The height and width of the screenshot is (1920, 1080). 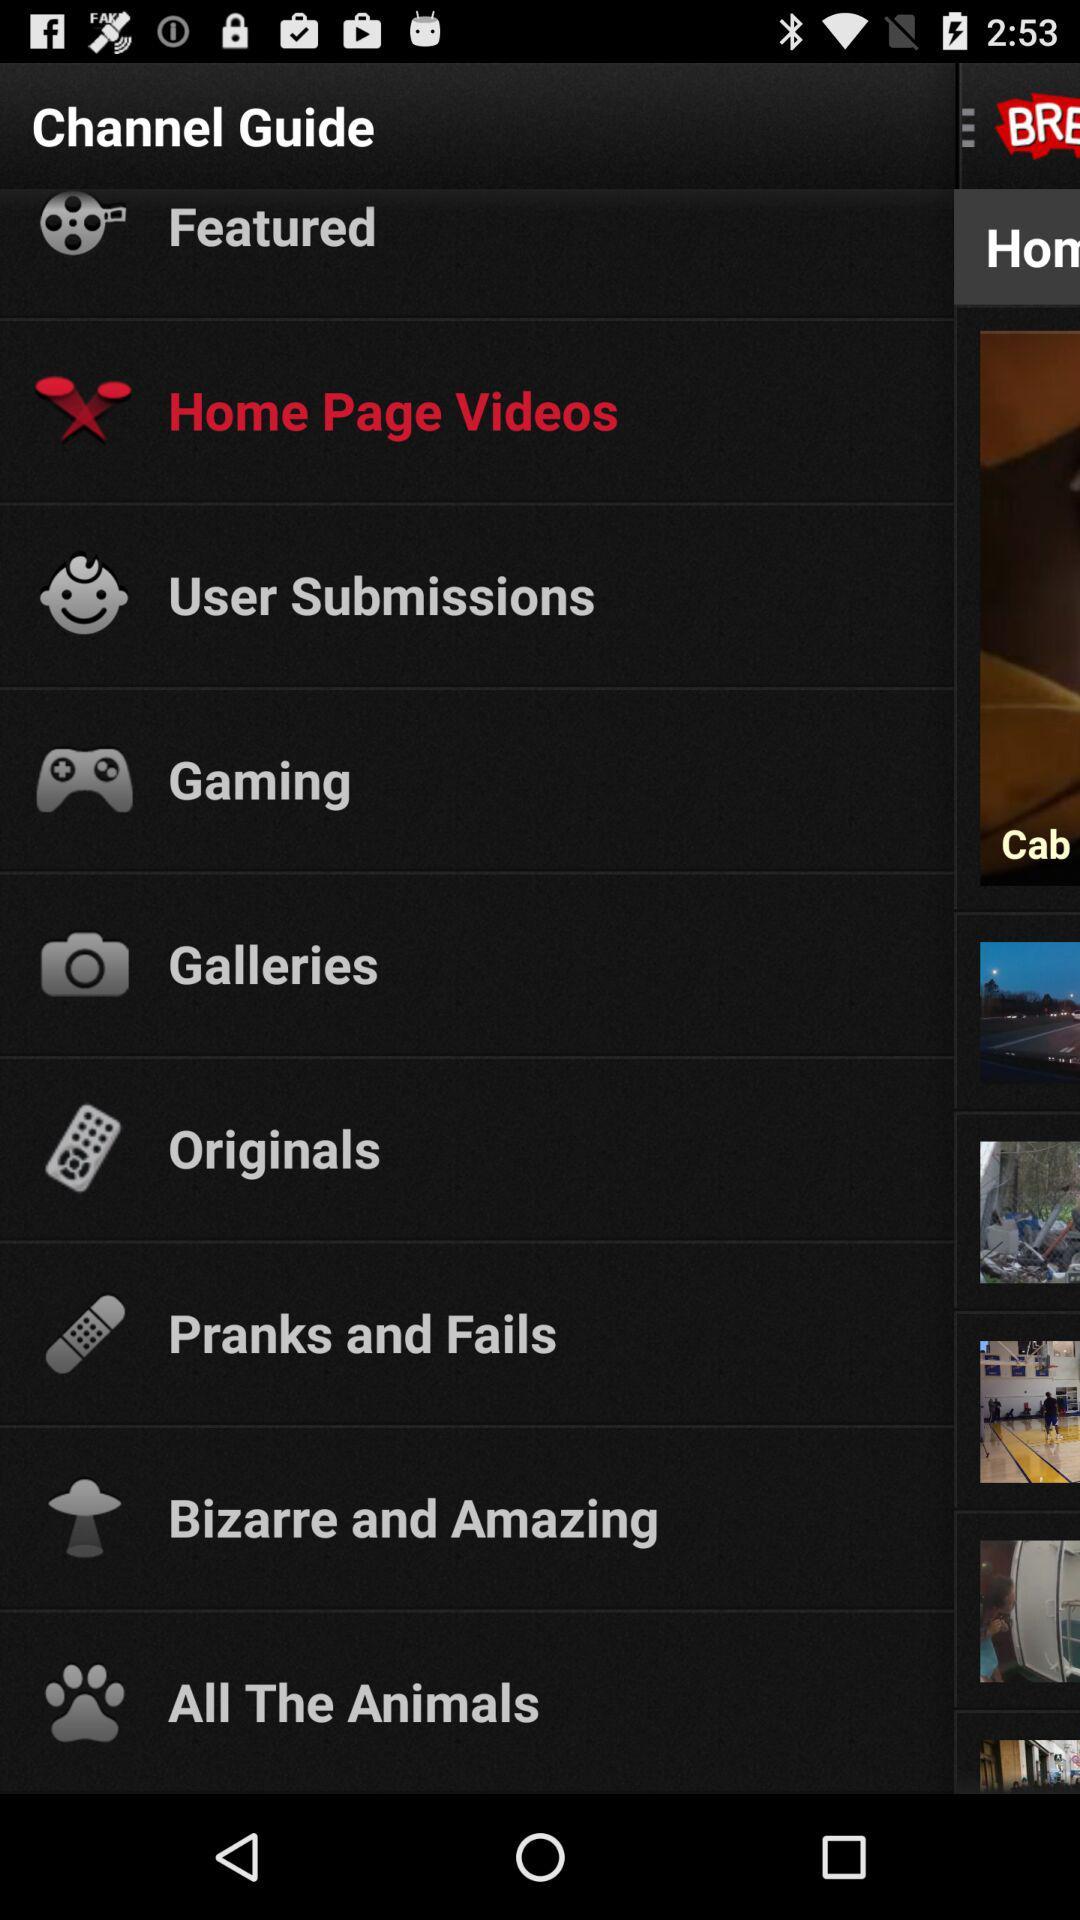 I want to click on the bizarre and amazing icon, so click(x=542, y=1516).